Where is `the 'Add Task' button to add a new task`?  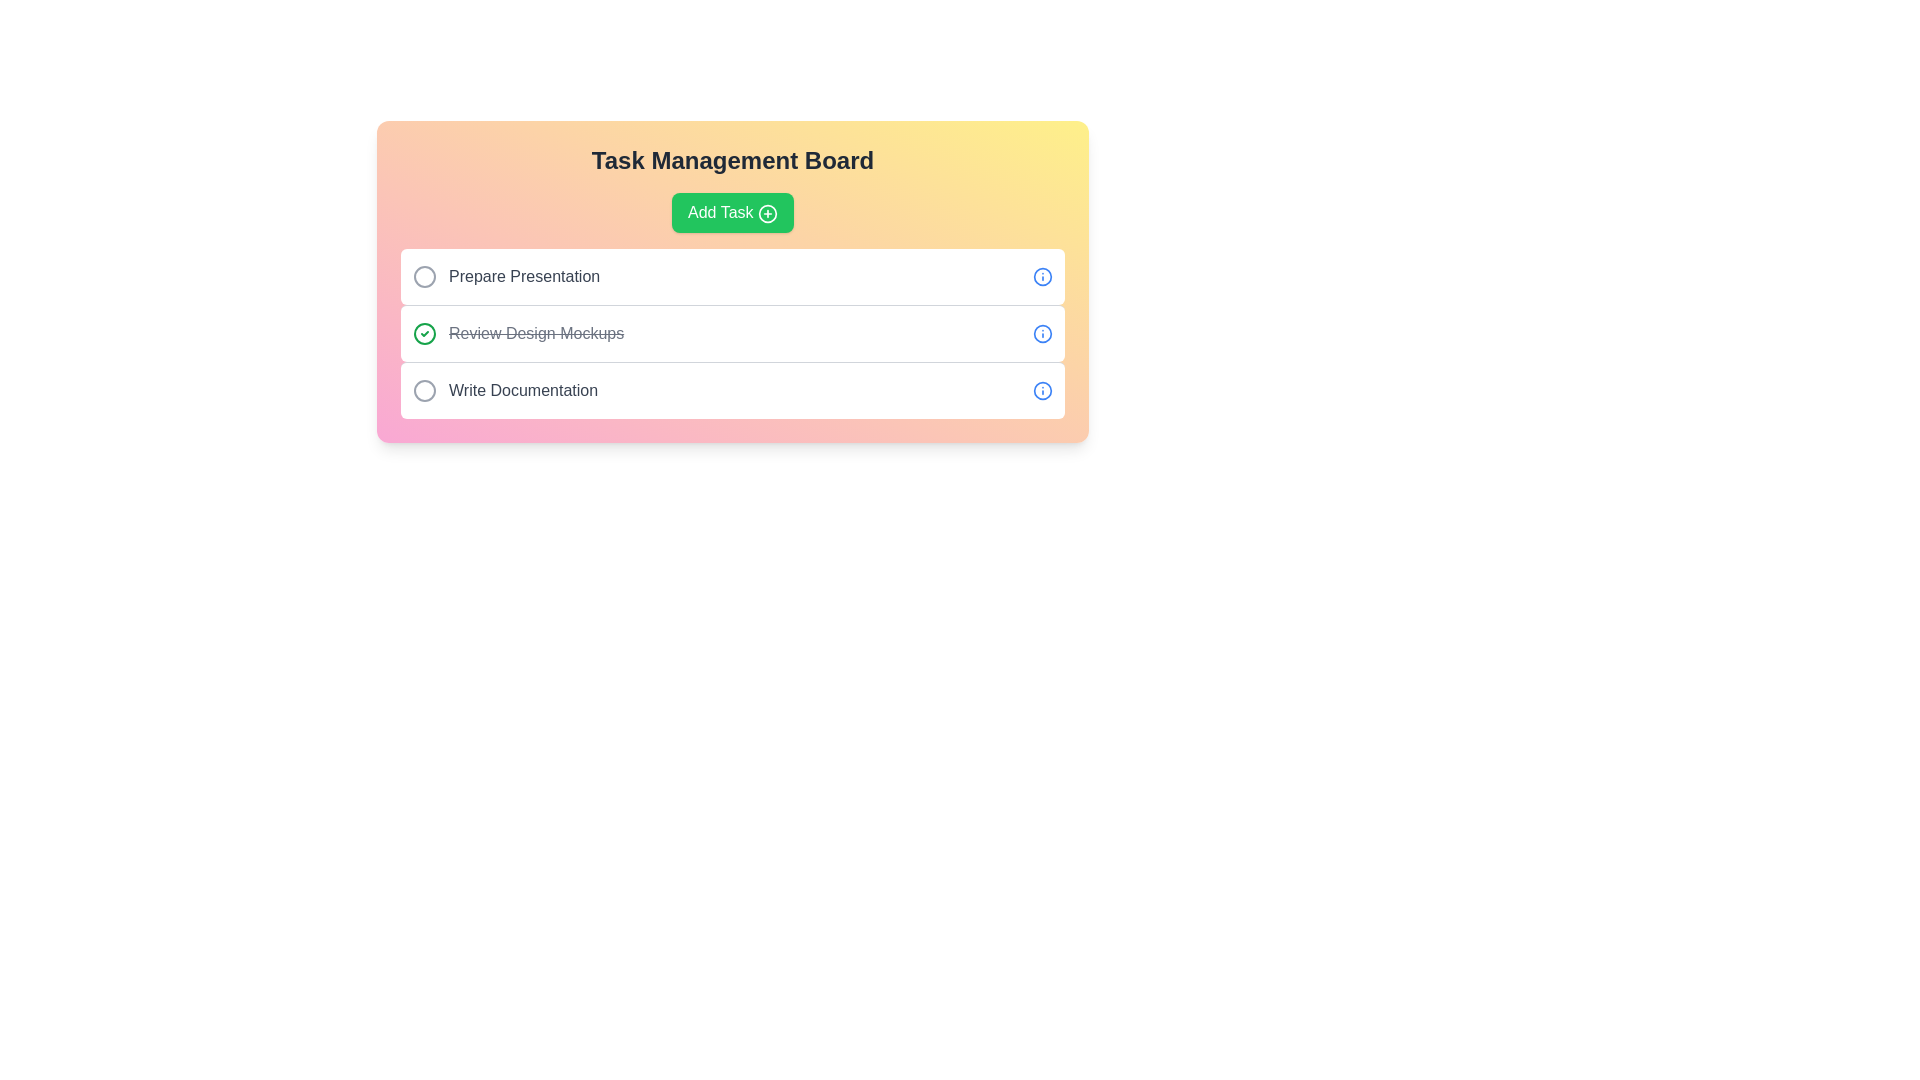
the 'Add Task' button to add a new task is located at coordinates (732, 212).